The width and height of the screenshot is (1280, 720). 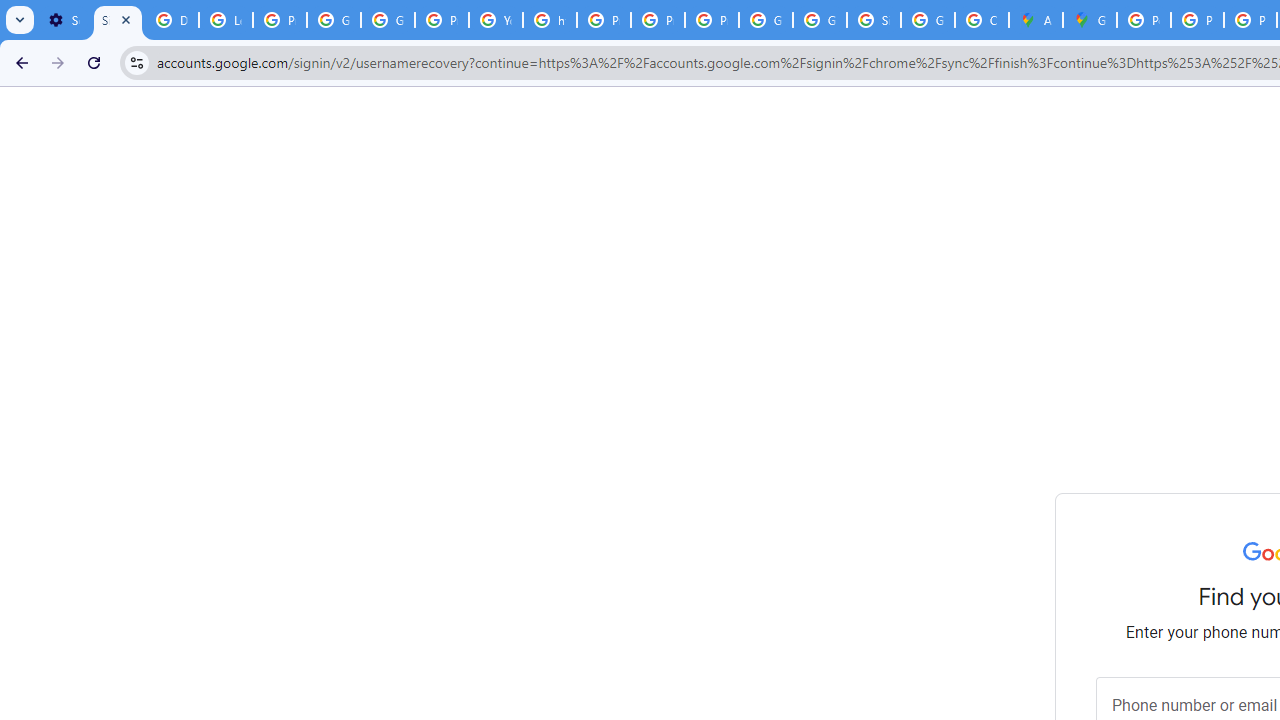 What do you see at coordinates (58, 61) in the screenshot?
I see `'Forward'` at bounding box center [58, 61].